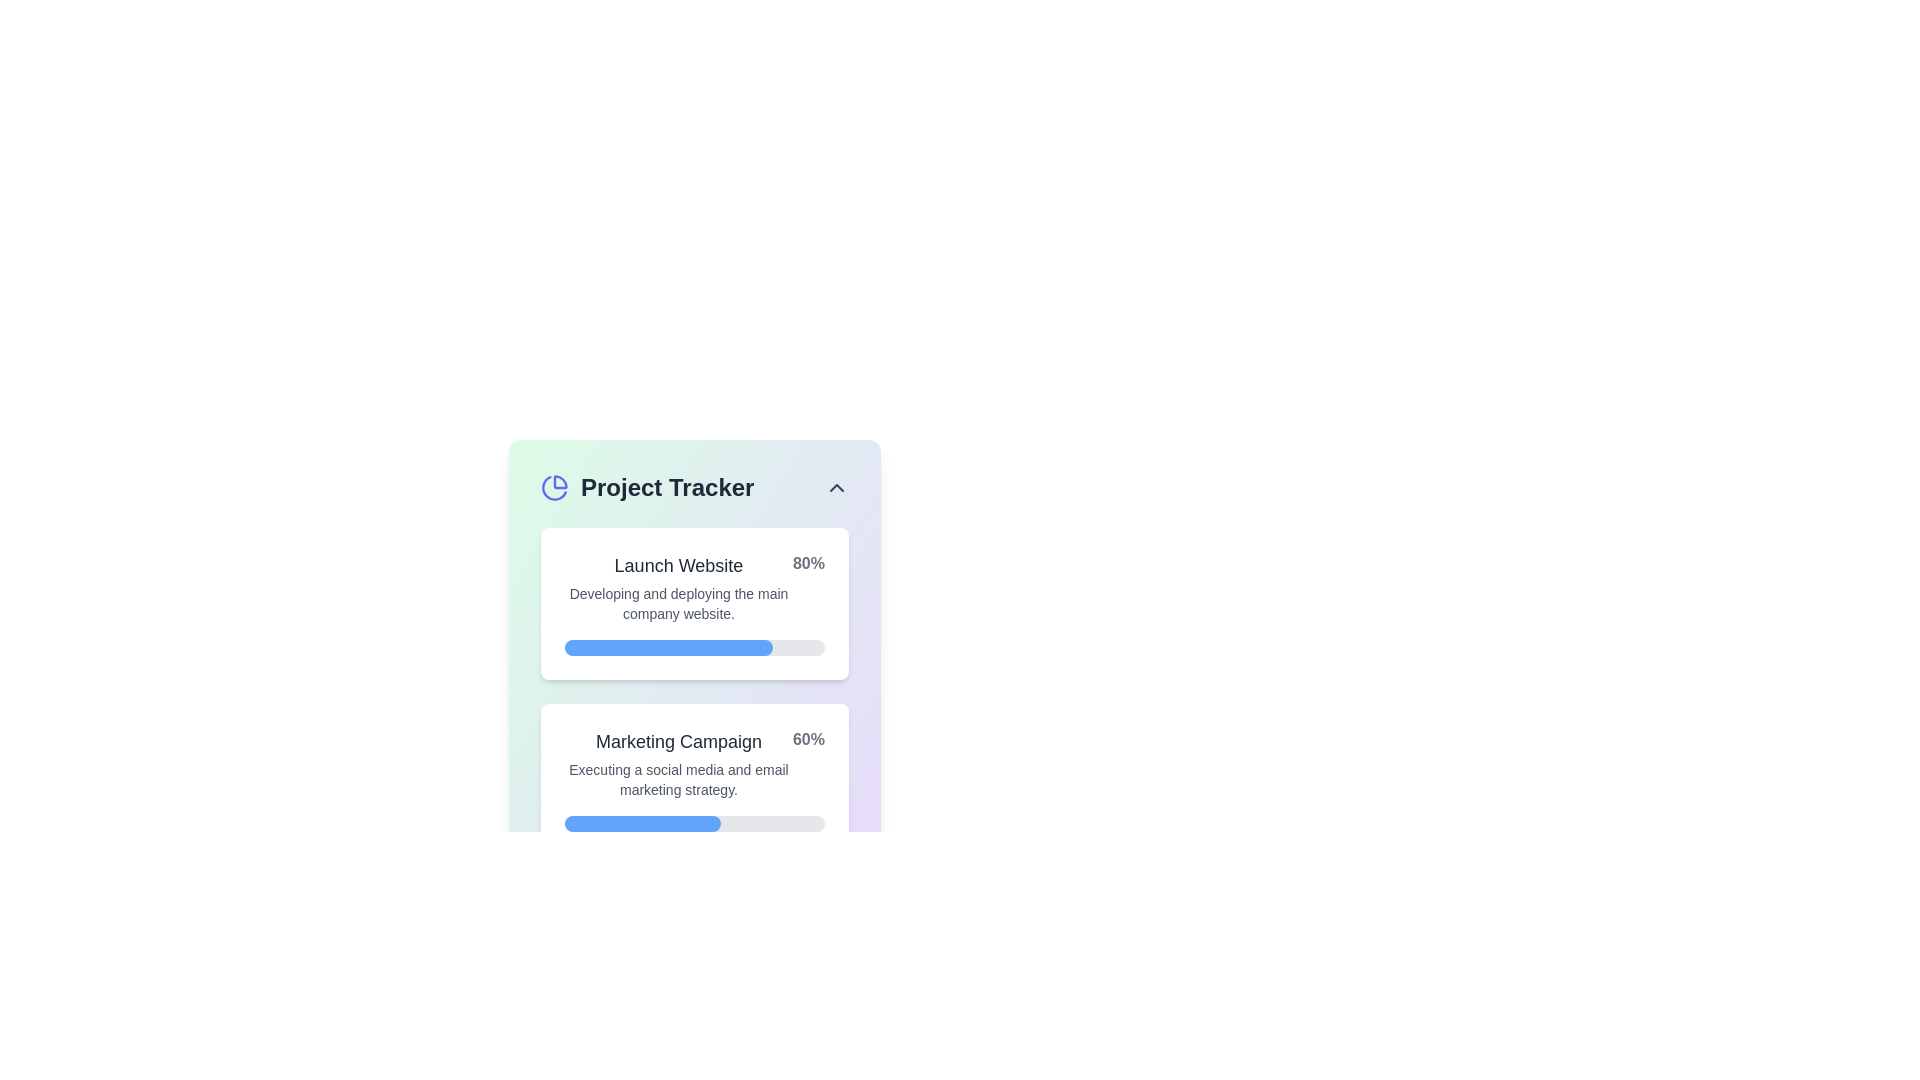 This screenshot has width=1920, height=1080. What do you see at coordinates (643, 824) in the screenshot?
I see `the progress indicator bar representing 60% completion within the 'Project Tracker' interface, located below the 'Marketing Campaign' label` at bounding box center [643, 824].